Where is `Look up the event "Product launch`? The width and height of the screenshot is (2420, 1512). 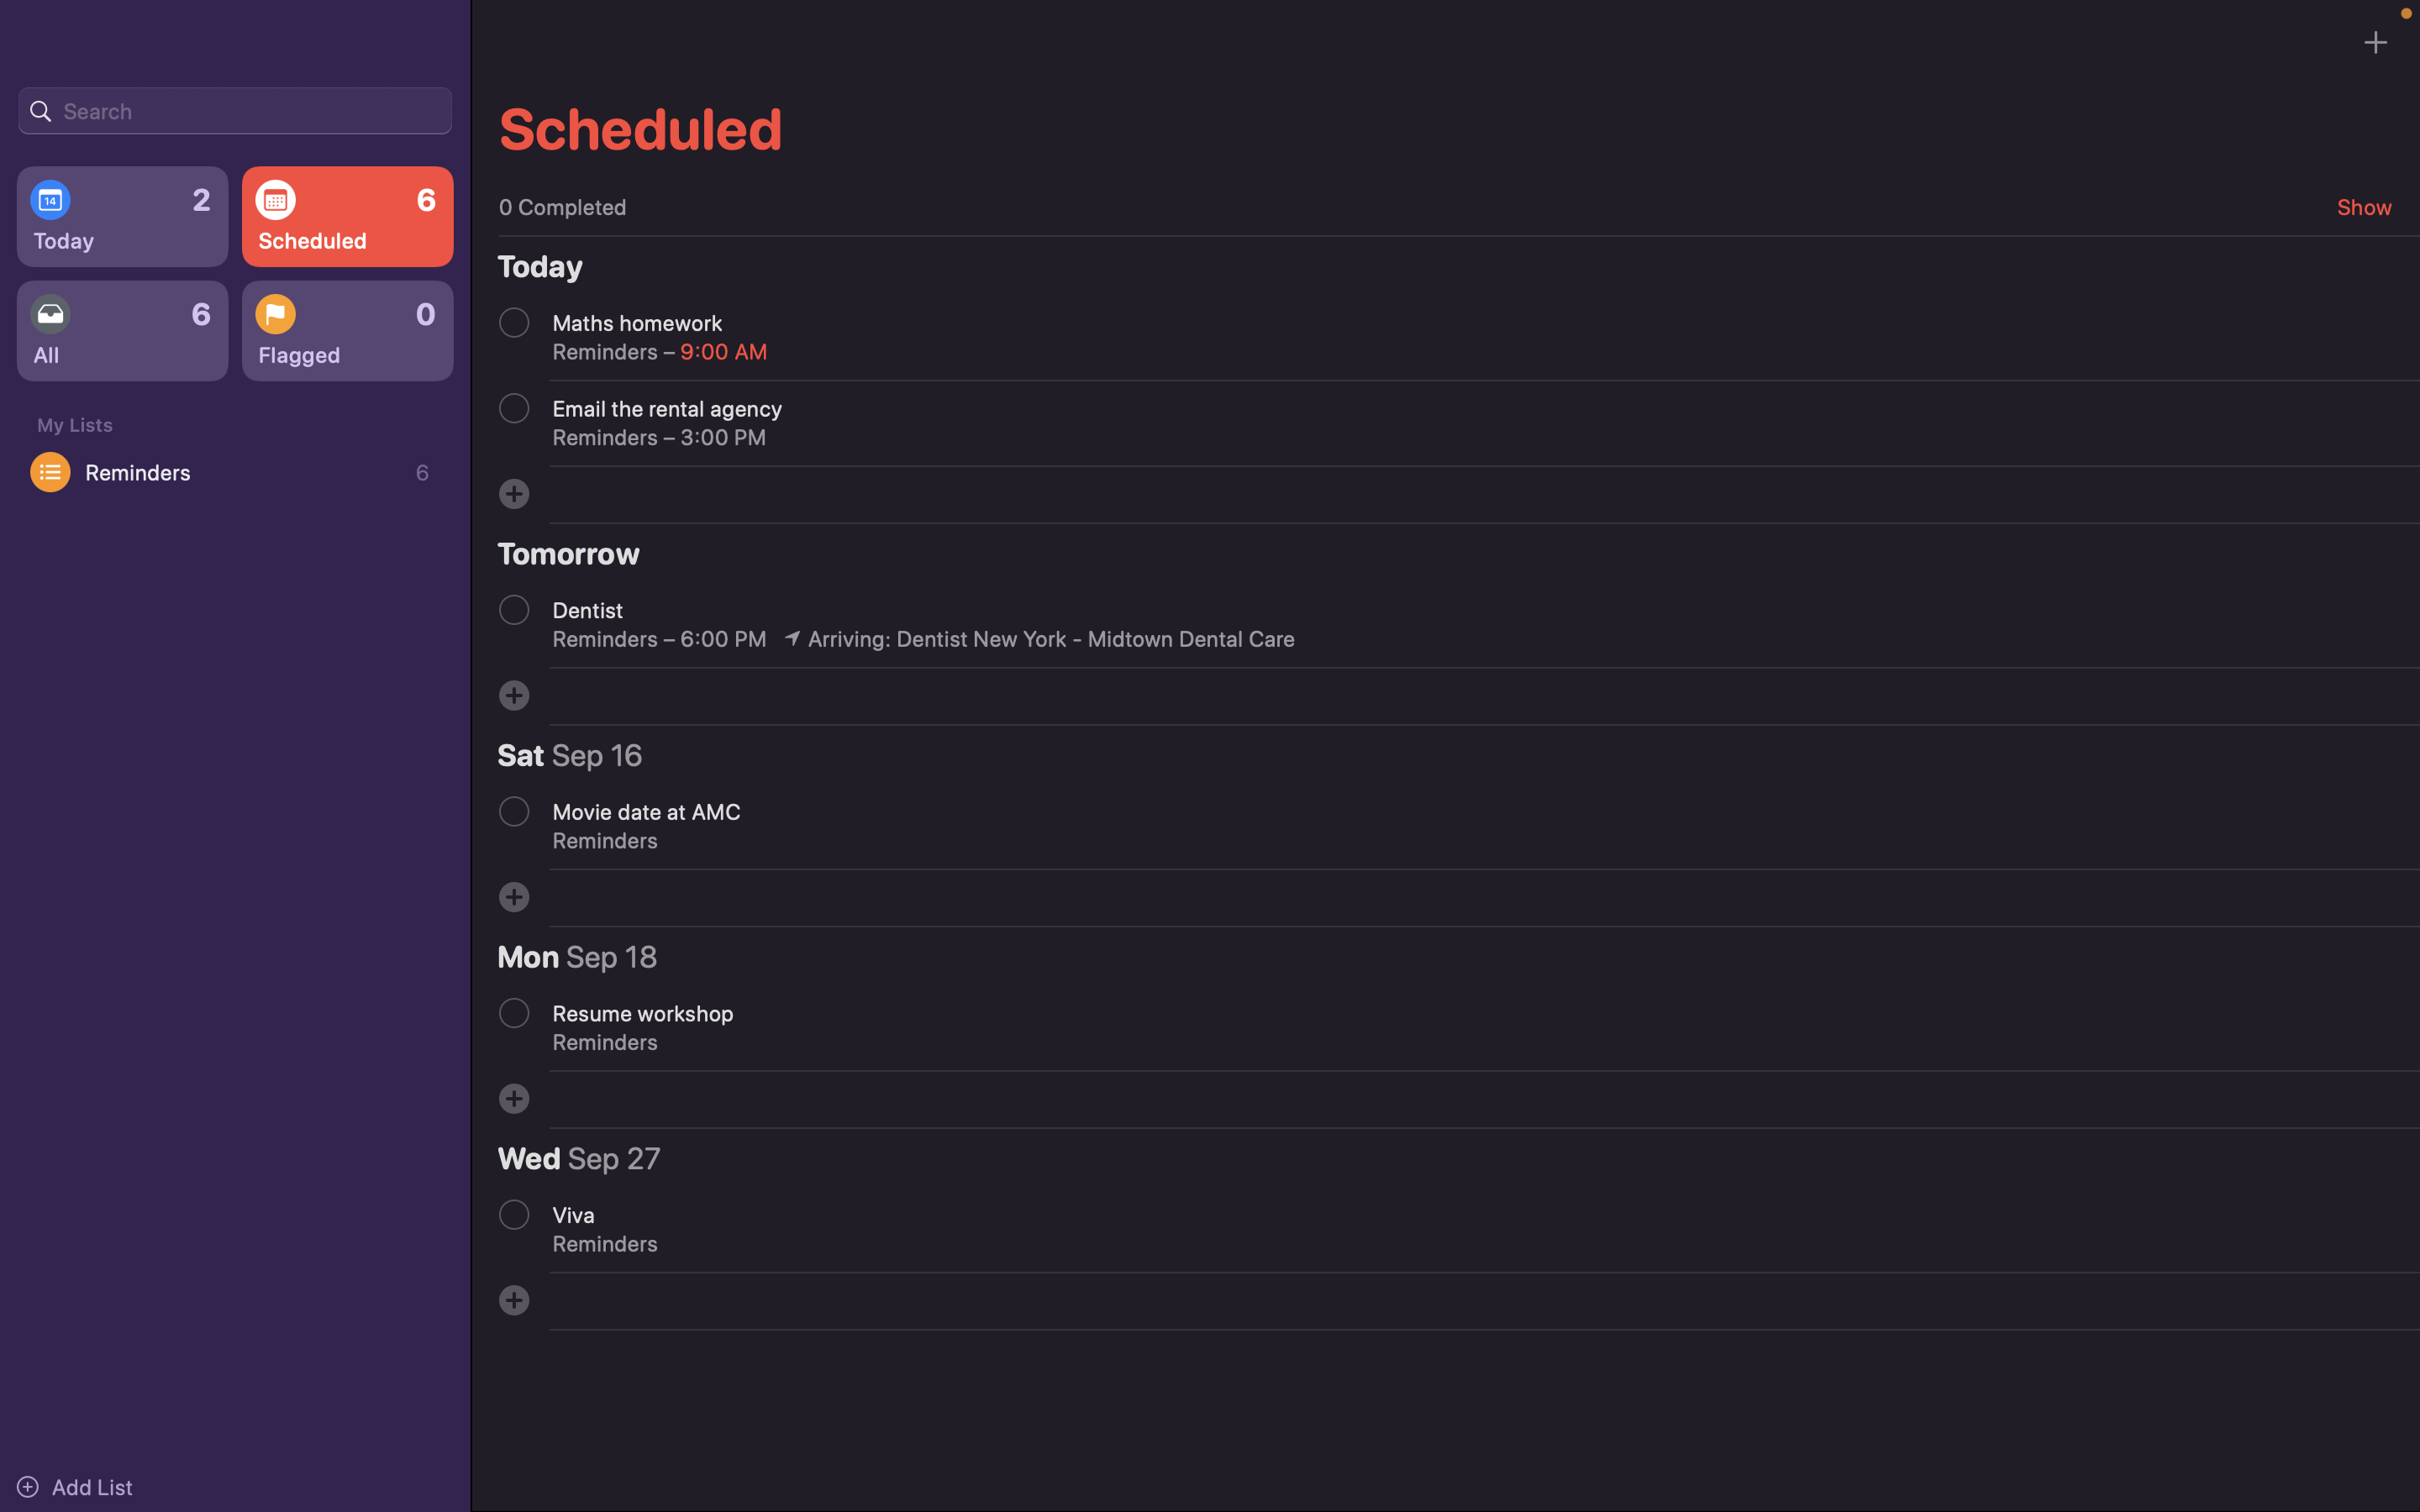
Look up the event "Product launch is located at coordinates (234, 108).